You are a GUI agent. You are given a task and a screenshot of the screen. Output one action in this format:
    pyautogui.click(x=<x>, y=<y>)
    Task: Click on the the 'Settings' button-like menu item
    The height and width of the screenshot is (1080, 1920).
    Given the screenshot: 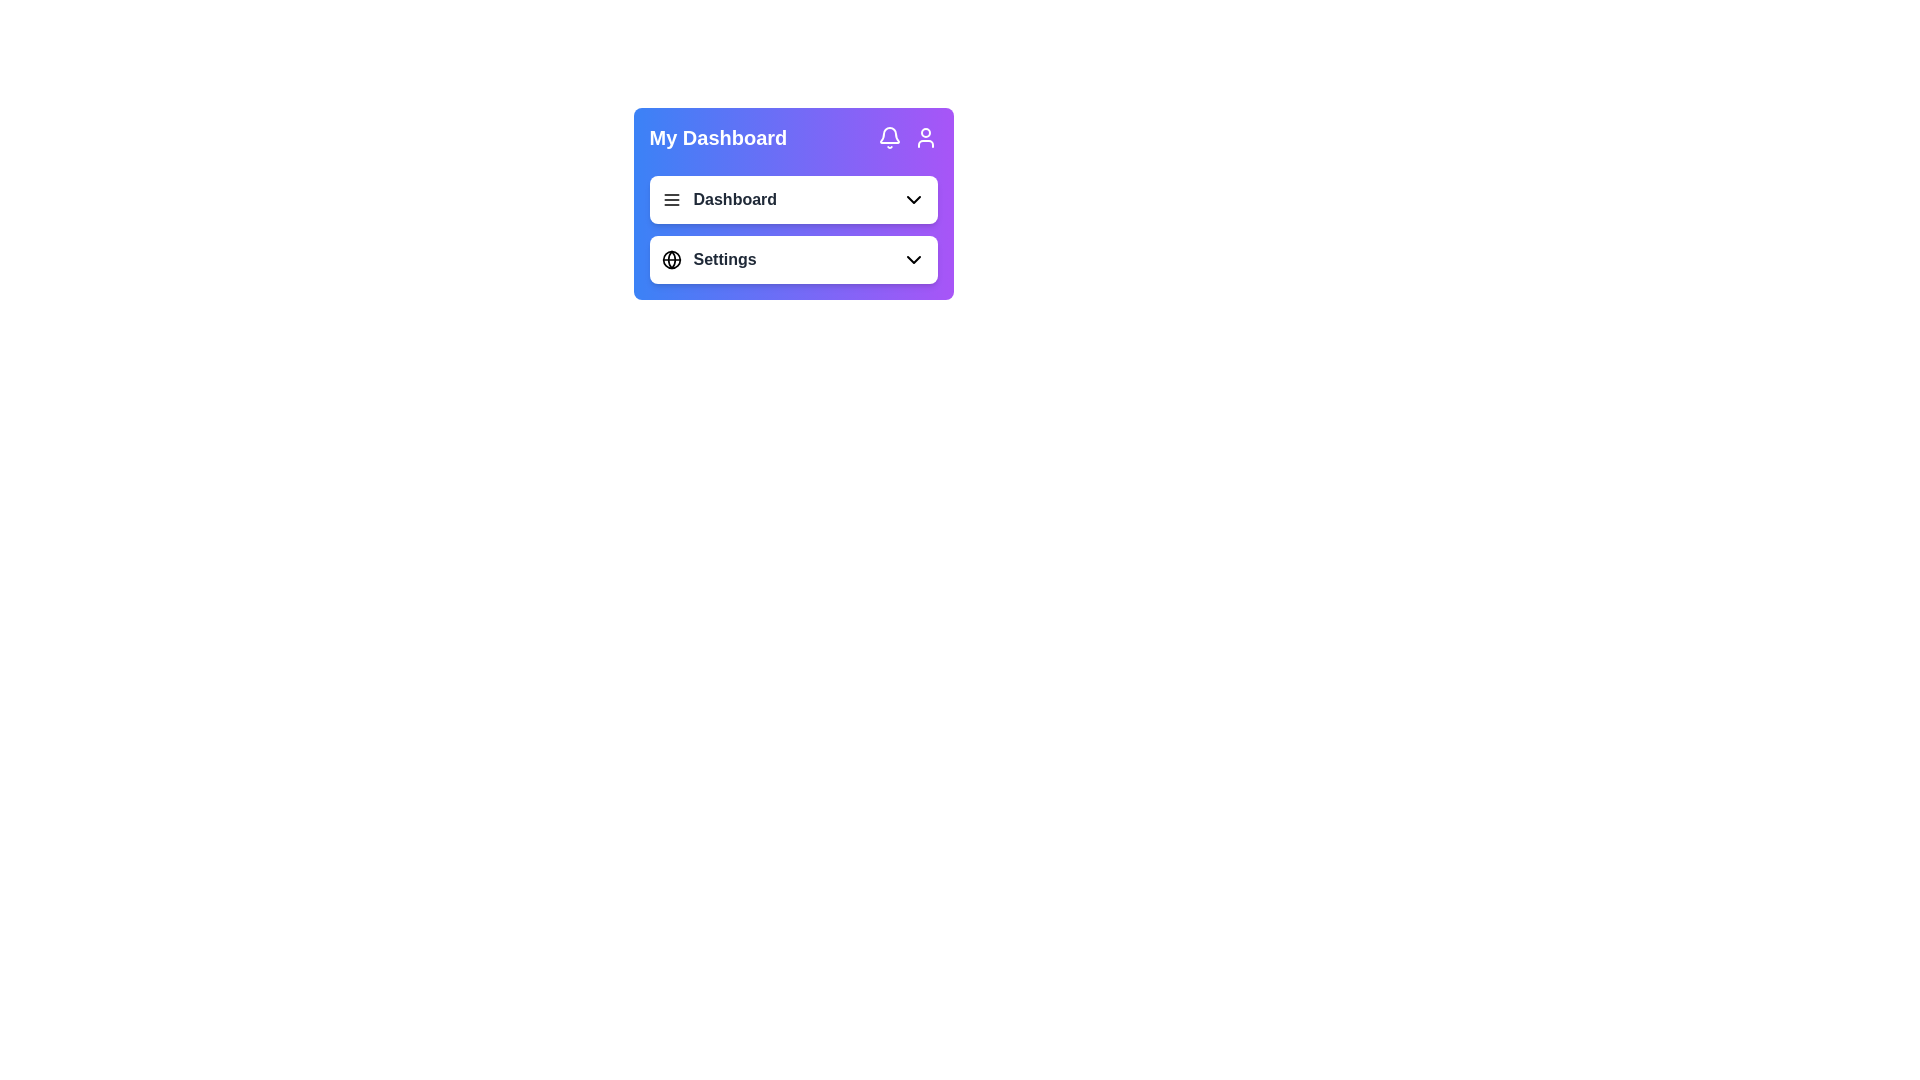 What is the action you would take?
    pyautogui.click(x=792, y=258)
    